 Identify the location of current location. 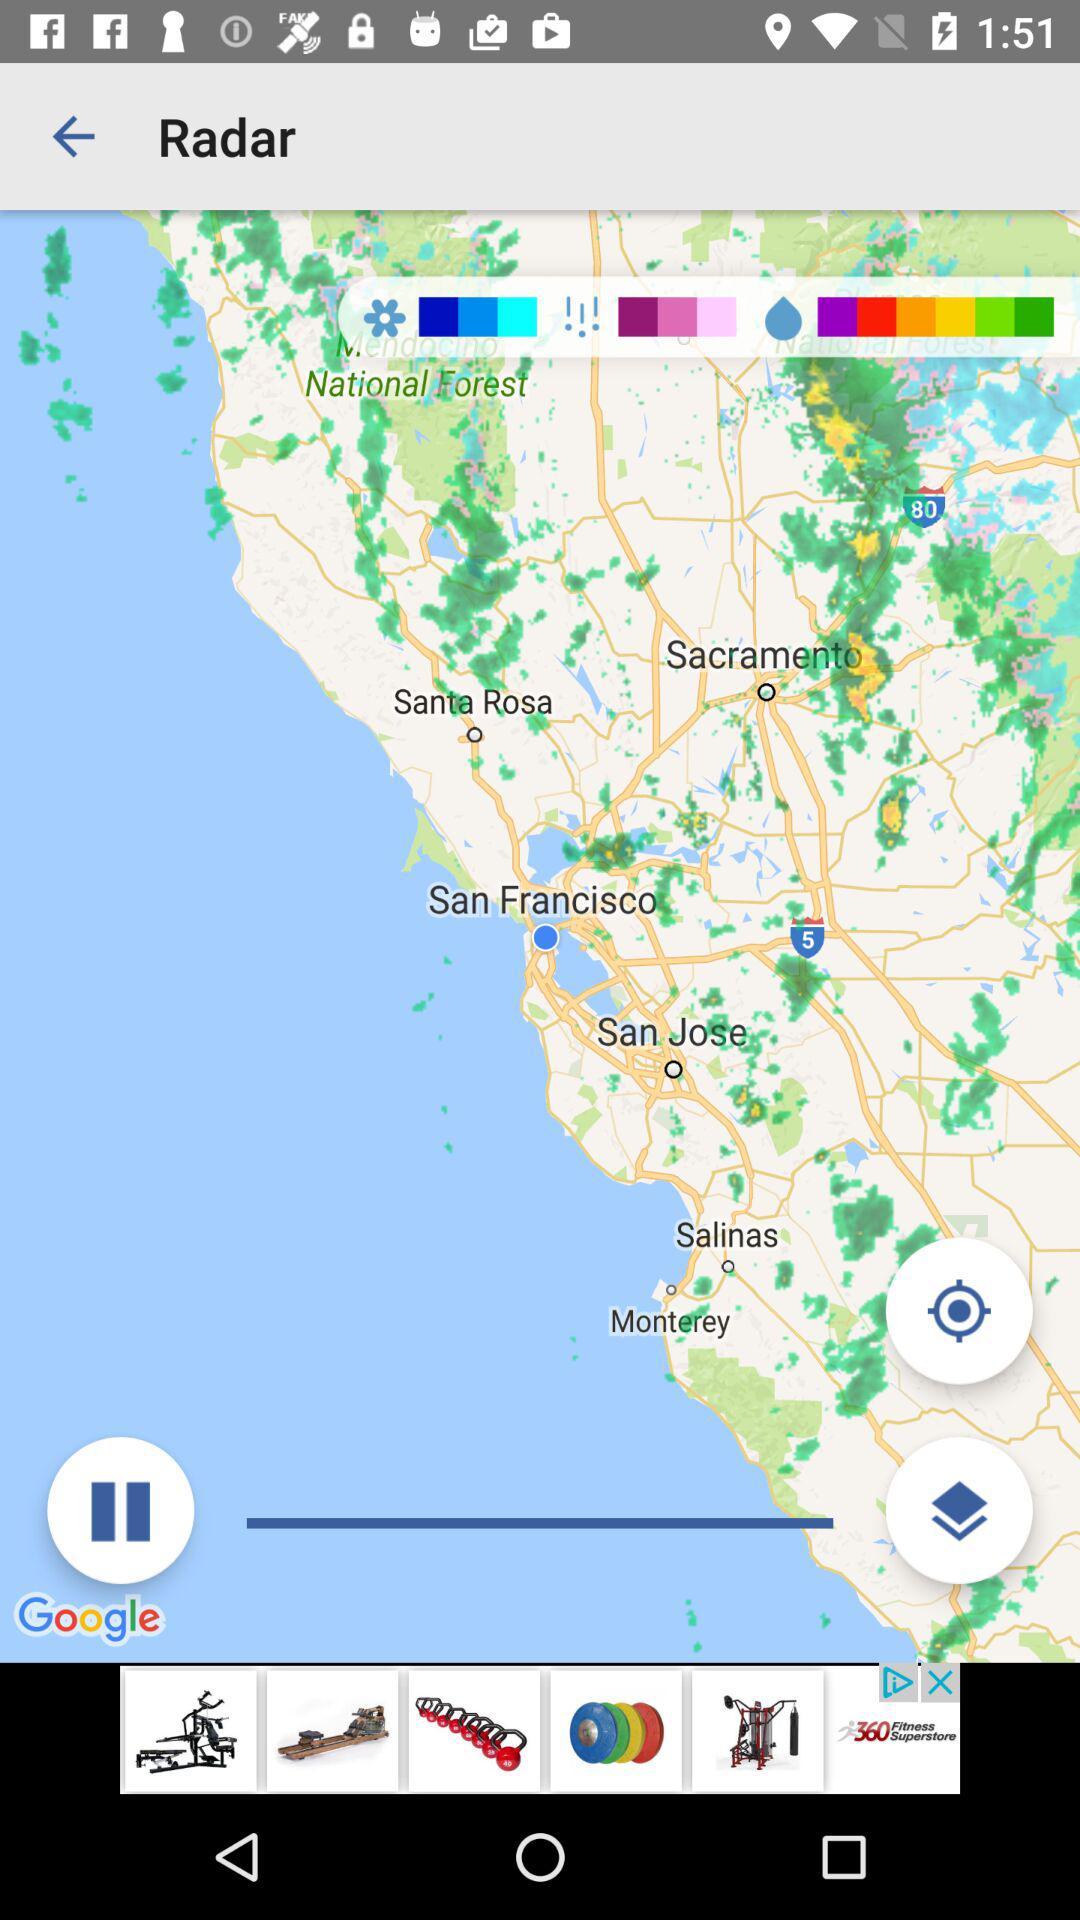
(958, 1310).